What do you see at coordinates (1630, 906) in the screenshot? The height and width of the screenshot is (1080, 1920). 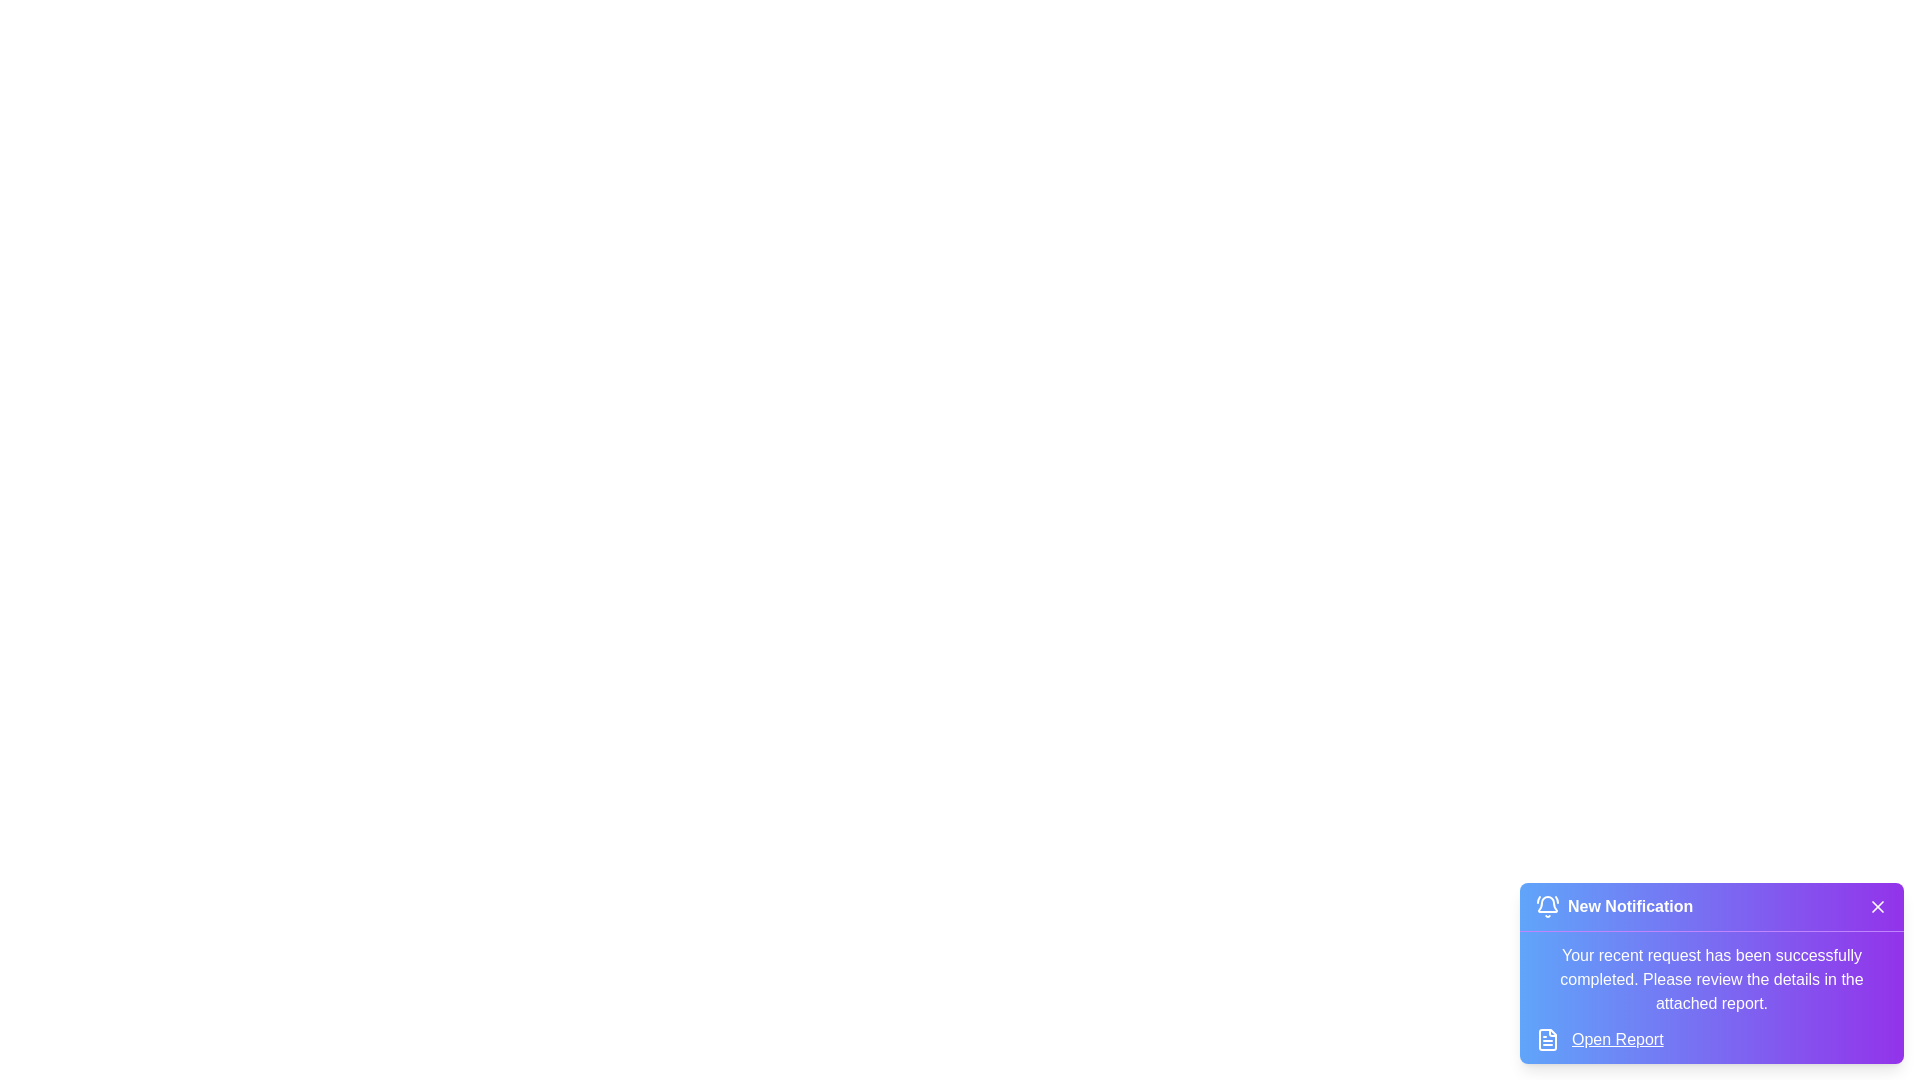 I see `the 'New Notification' text label, which is styled in bold typography and located in the top-right corner of a notification pop-up, next to a bell icon` at bounding box center [1630, 906].